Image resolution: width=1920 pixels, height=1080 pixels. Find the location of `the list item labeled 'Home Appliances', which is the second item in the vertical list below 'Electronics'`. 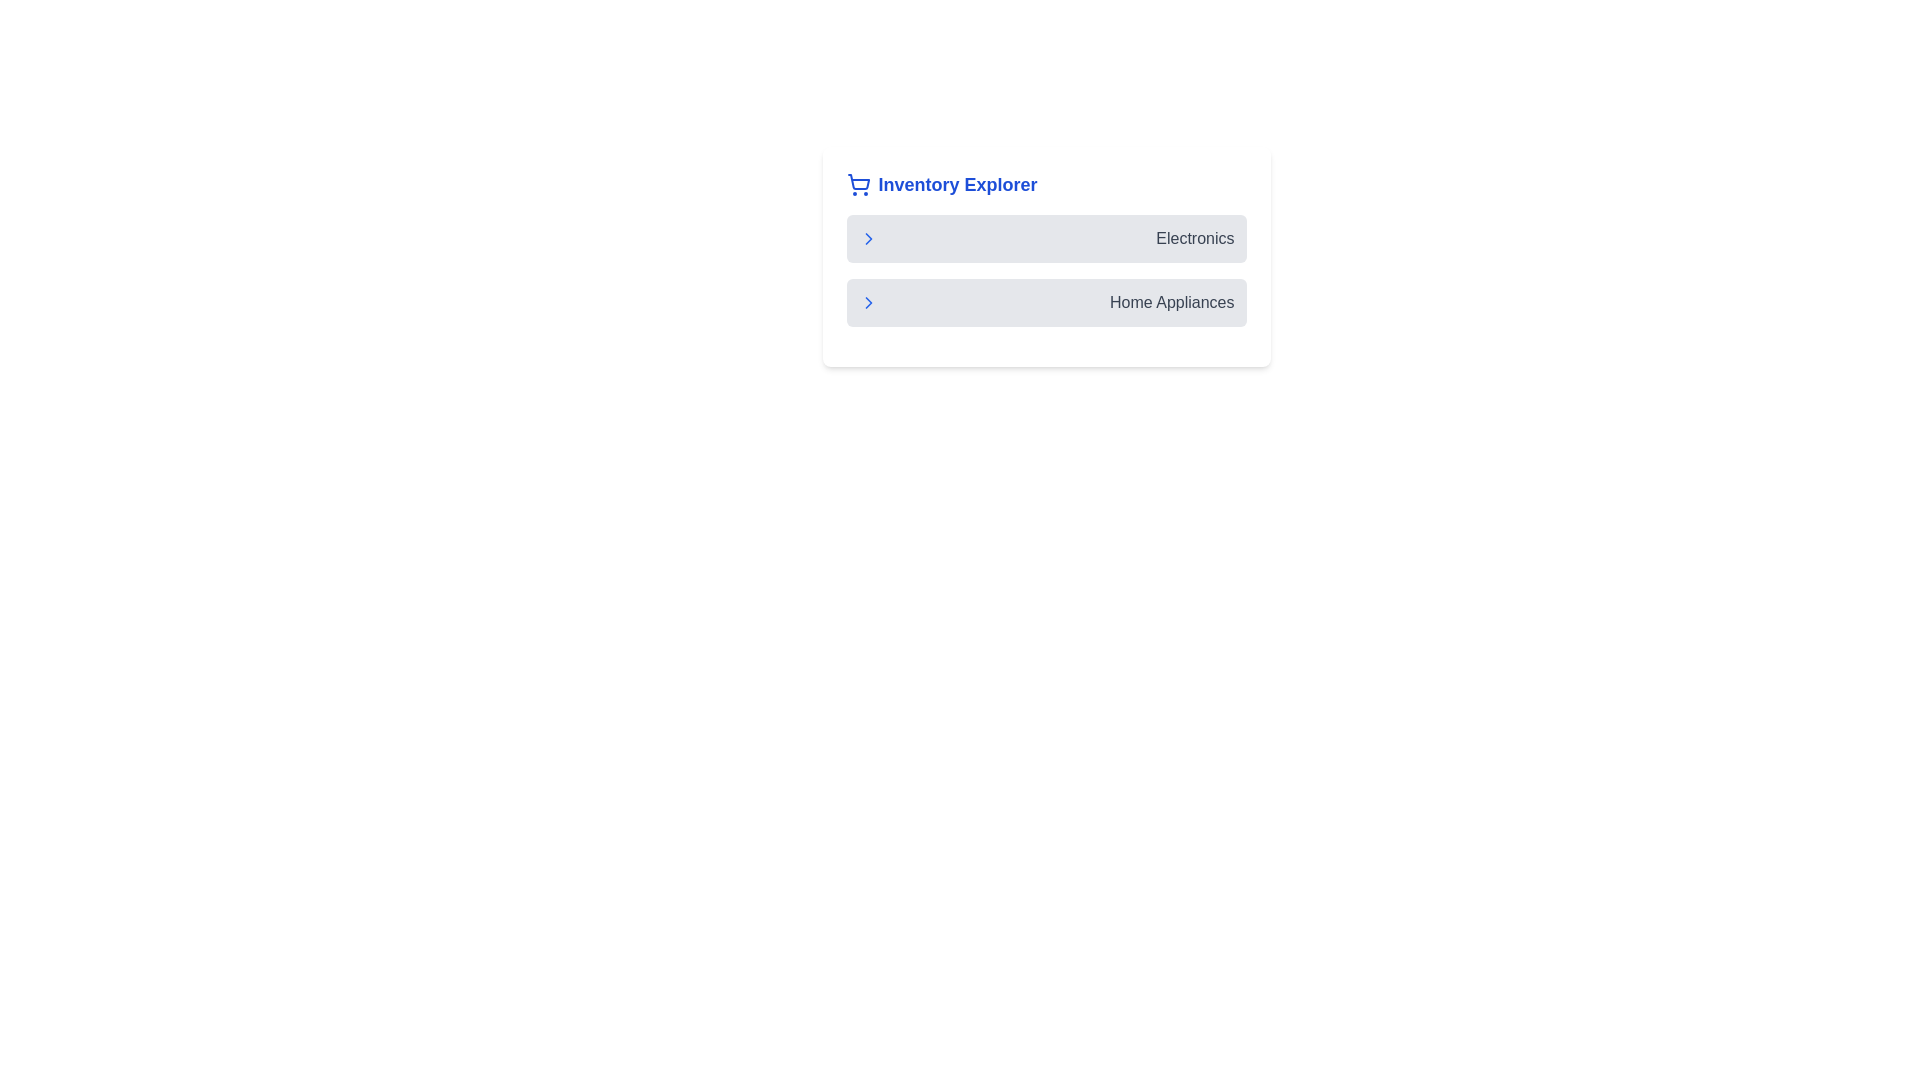

the list item labeled 'Home Appliances', which is the second item in the vertical list below 'Electronics' is located at coordinates (1045, 303).